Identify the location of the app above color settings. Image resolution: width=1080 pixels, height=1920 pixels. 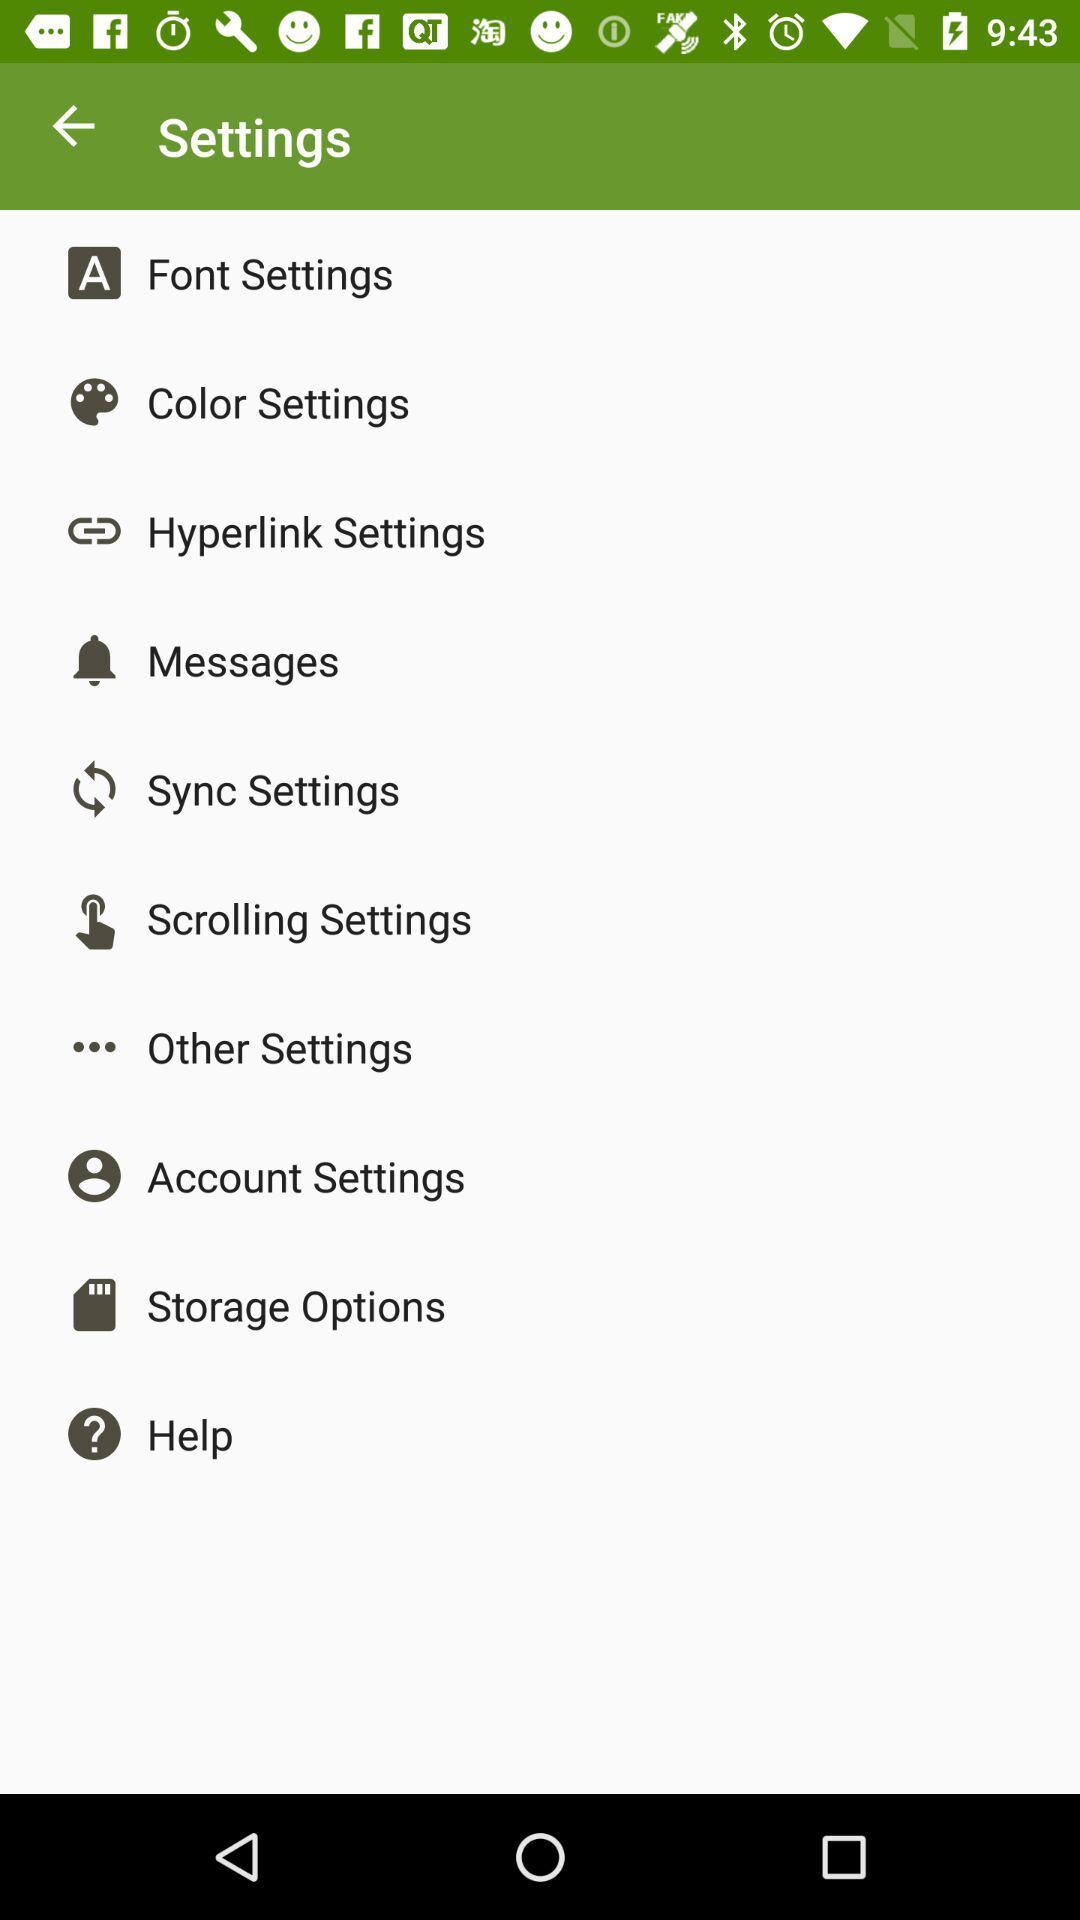
(270, 272).